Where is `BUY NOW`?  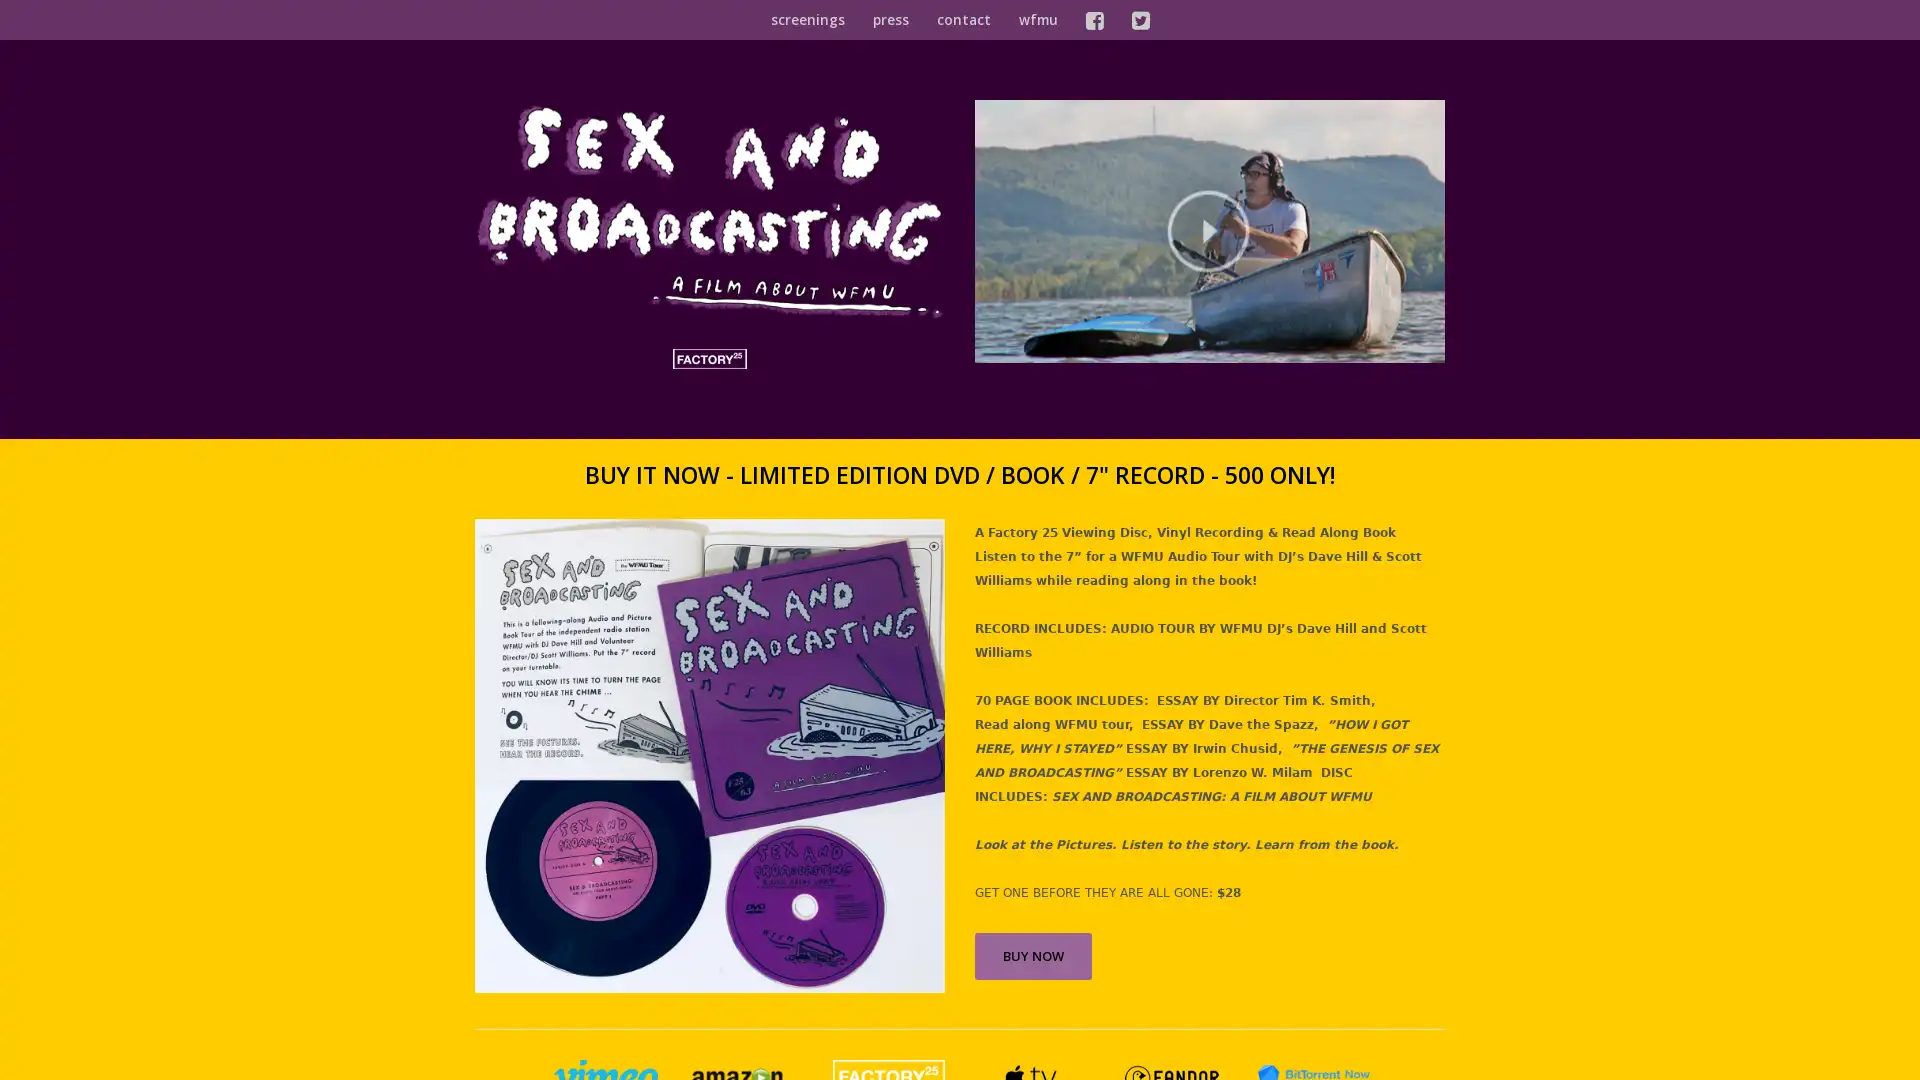 BUY NOW is located at coordinates (1033, 954).